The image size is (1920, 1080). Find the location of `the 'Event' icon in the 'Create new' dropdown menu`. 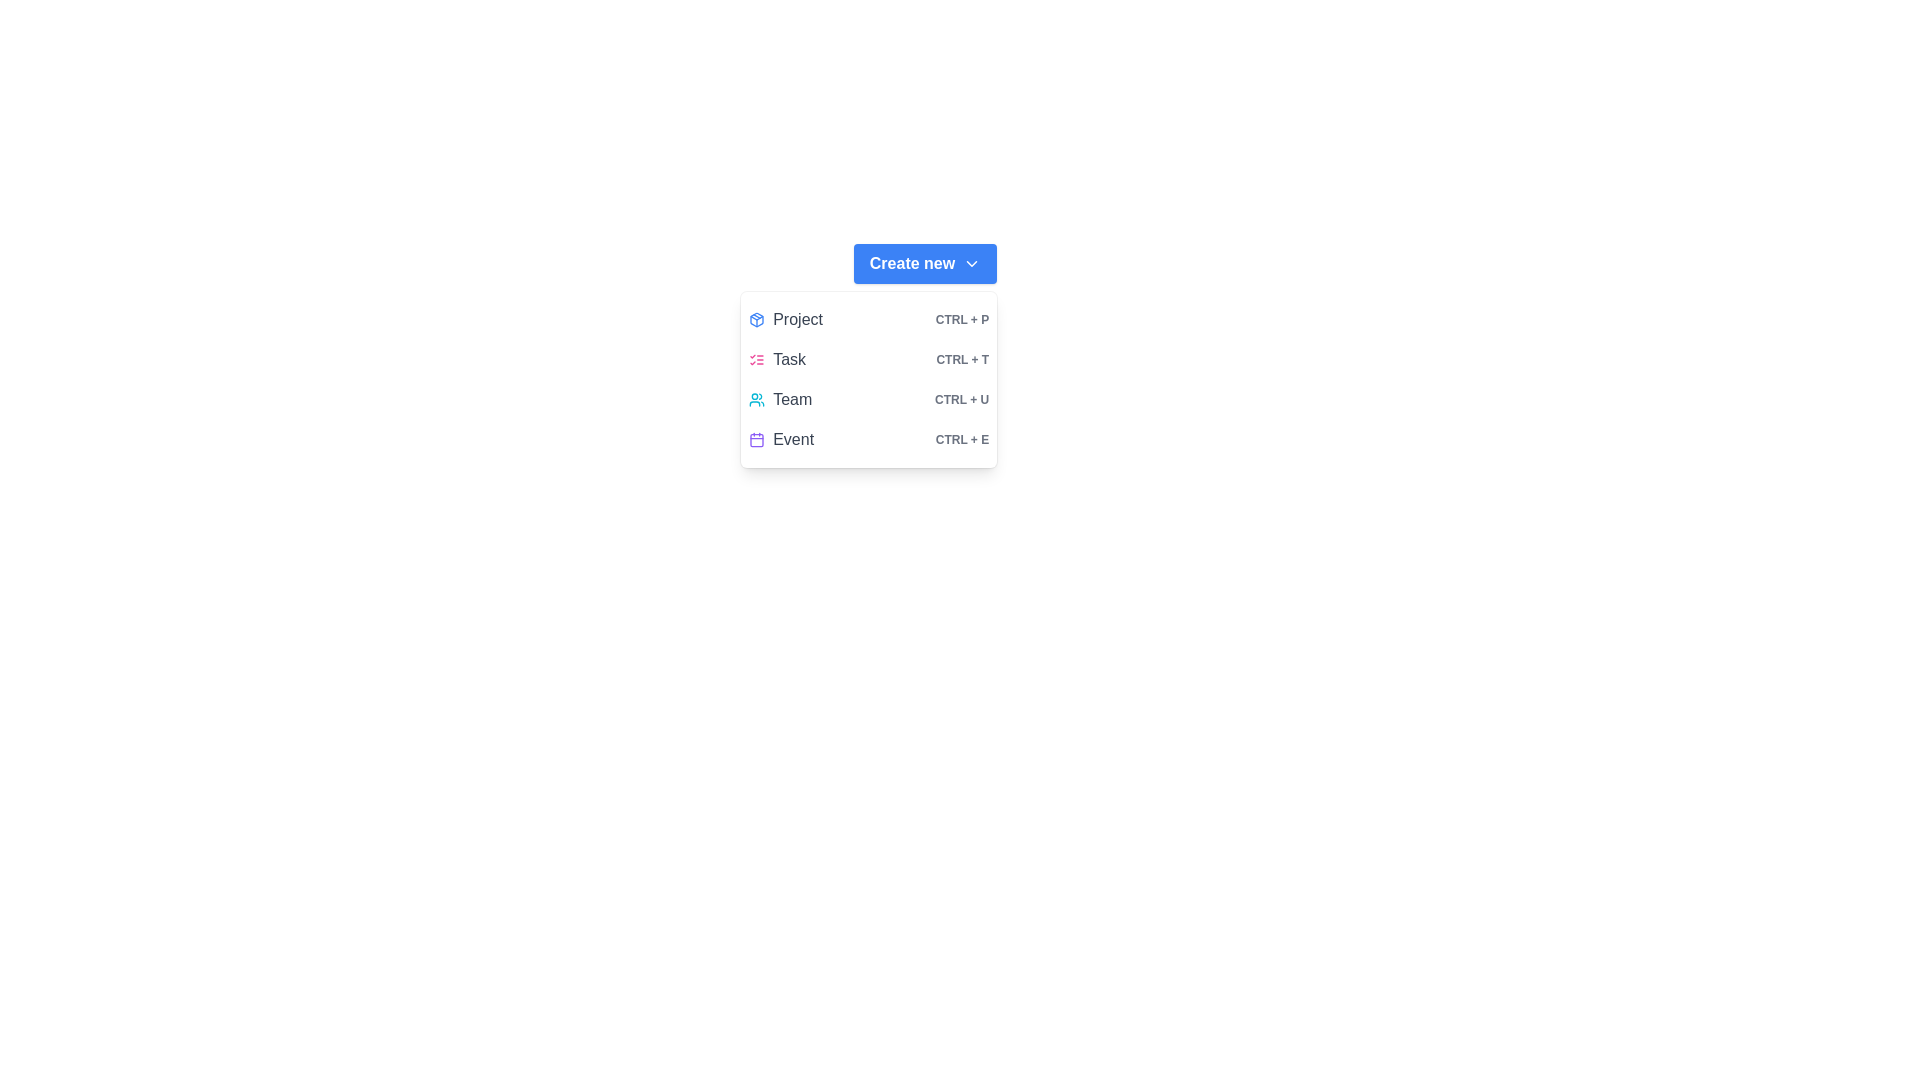

the 'Event' icon in the 'Create new' dropdown menu is located at coordinates (756, 438).